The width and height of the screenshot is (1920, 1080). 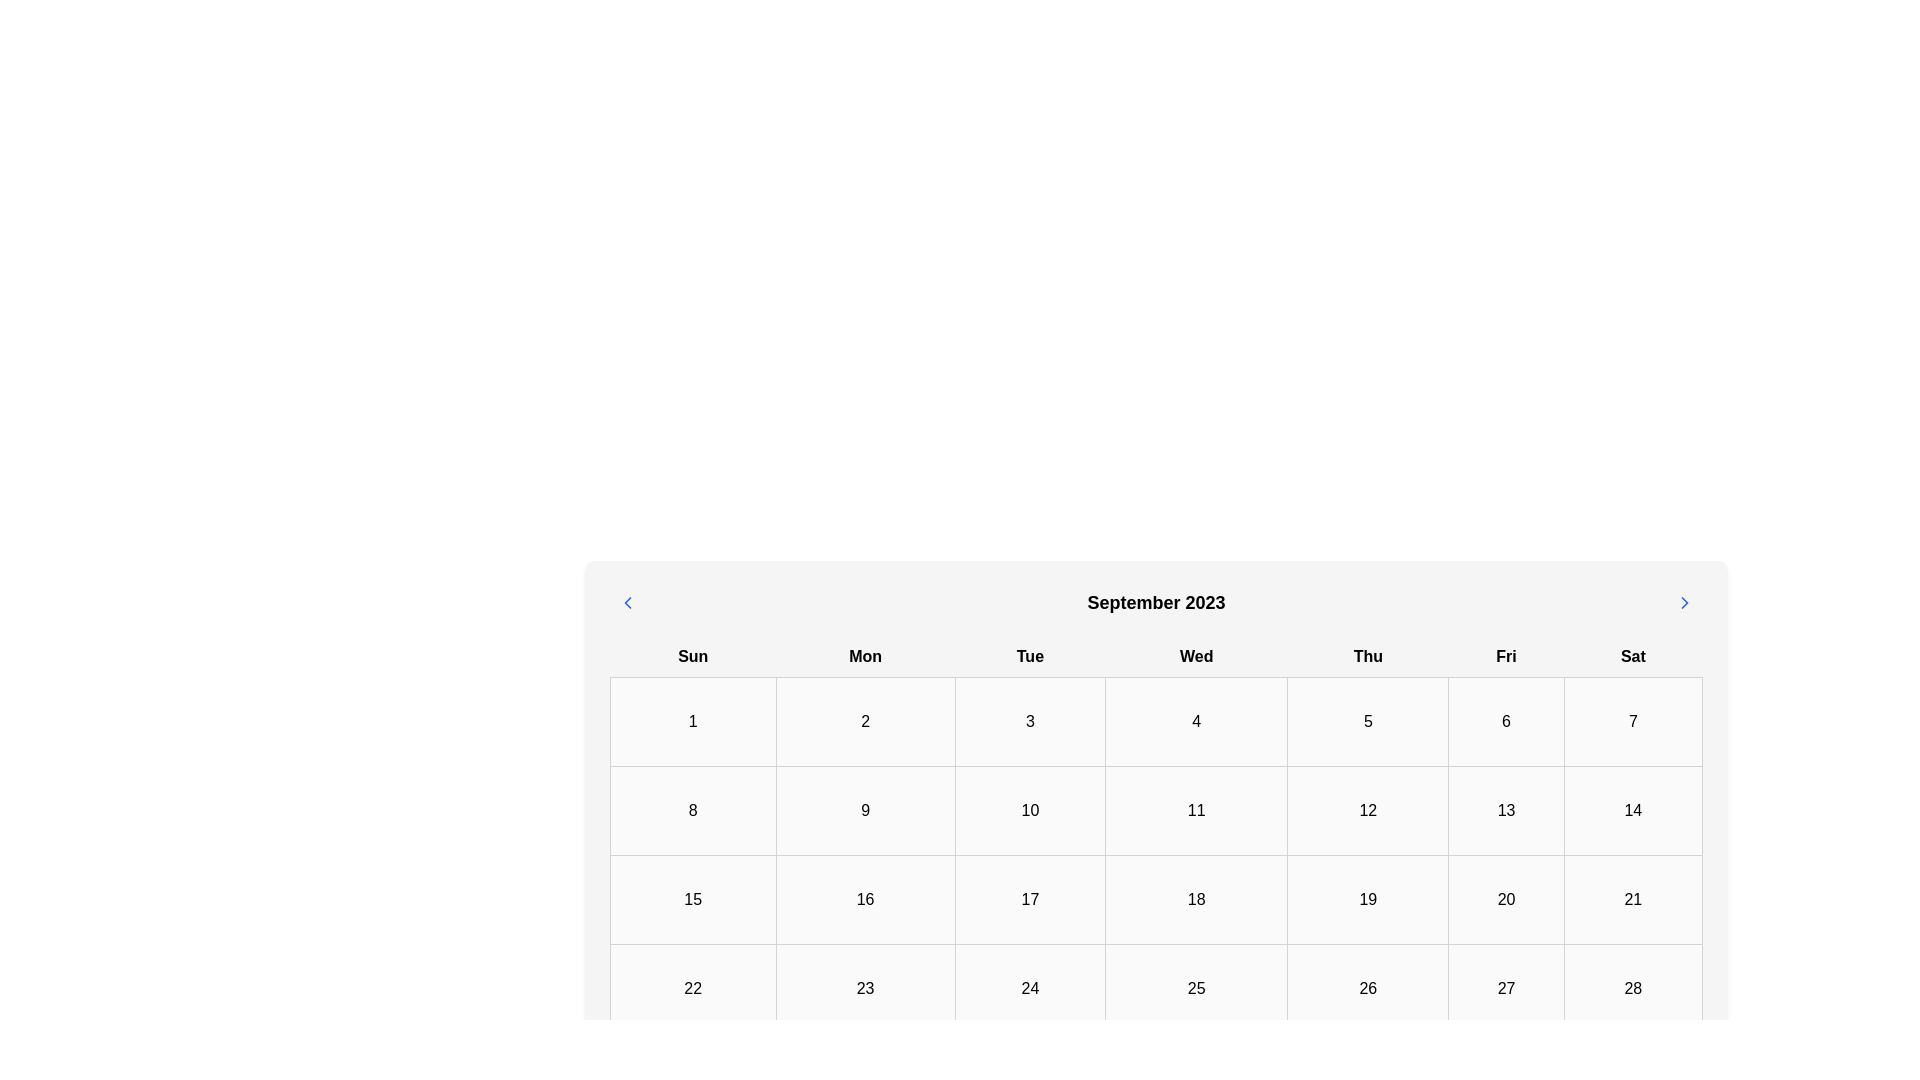 What do you see at coordinates (1367, 657) in the screenshot?
I see `the Thursday header label in the calendar interface` at bounding box center [1367, 657].